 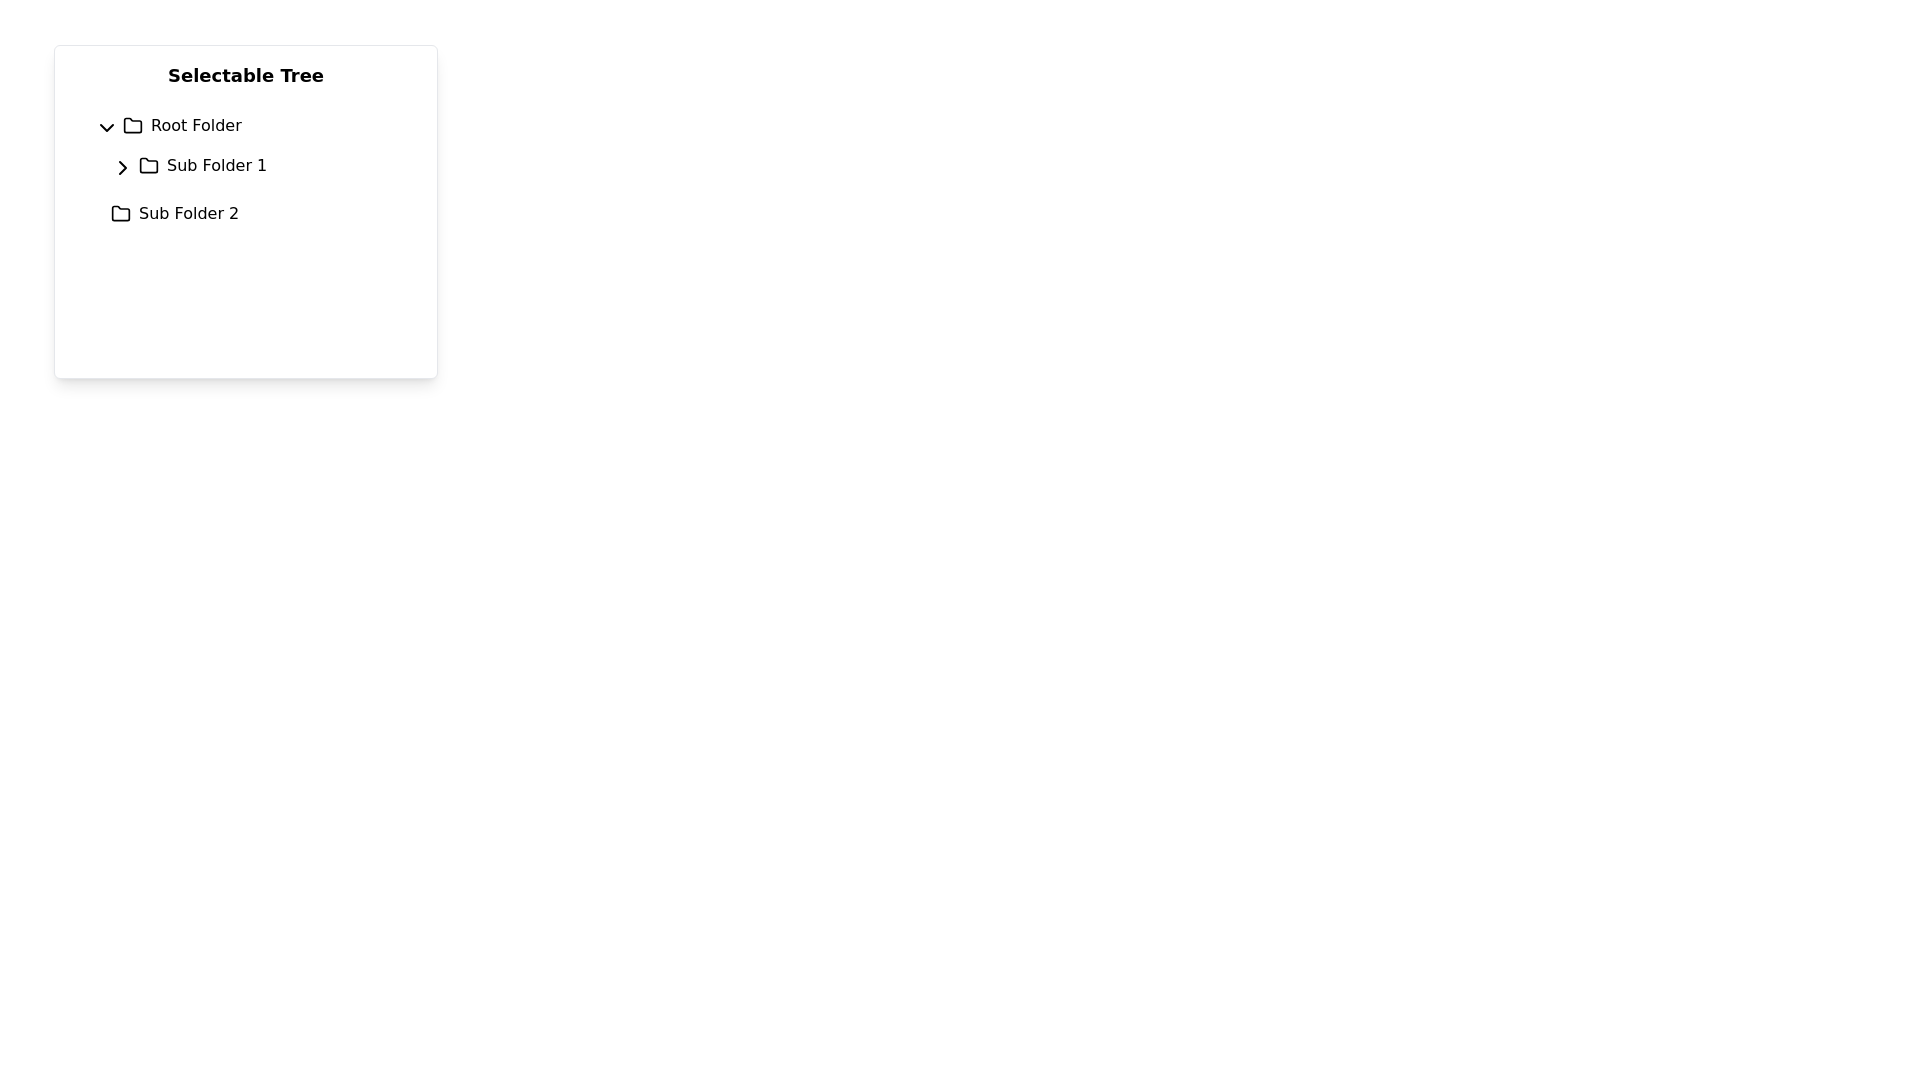 I want to click on the text label 'Sub Folder 1' within the tree structure, so click(x=261, y=164).